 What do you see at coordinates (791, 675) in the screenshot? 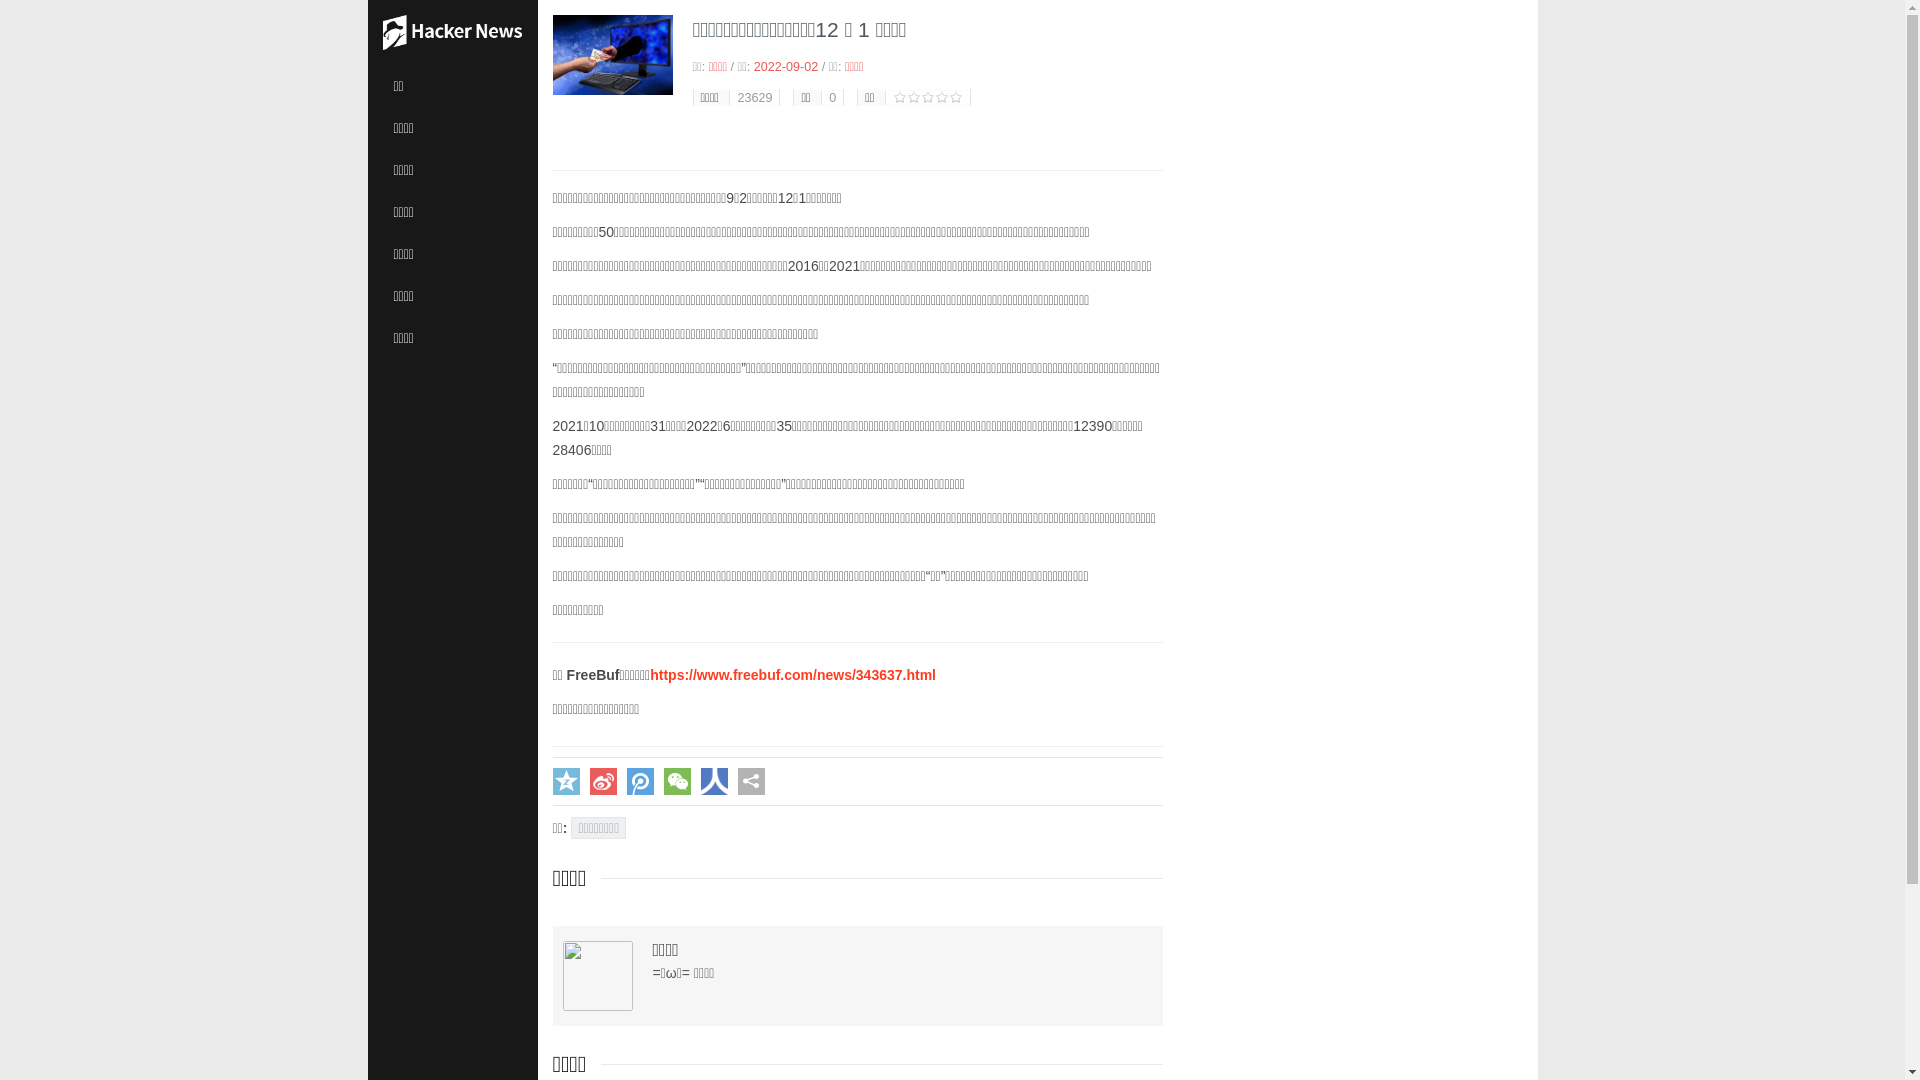
I see `'https://www.freebuf.com/news/343637.html'` at bounding box center [791, 675].